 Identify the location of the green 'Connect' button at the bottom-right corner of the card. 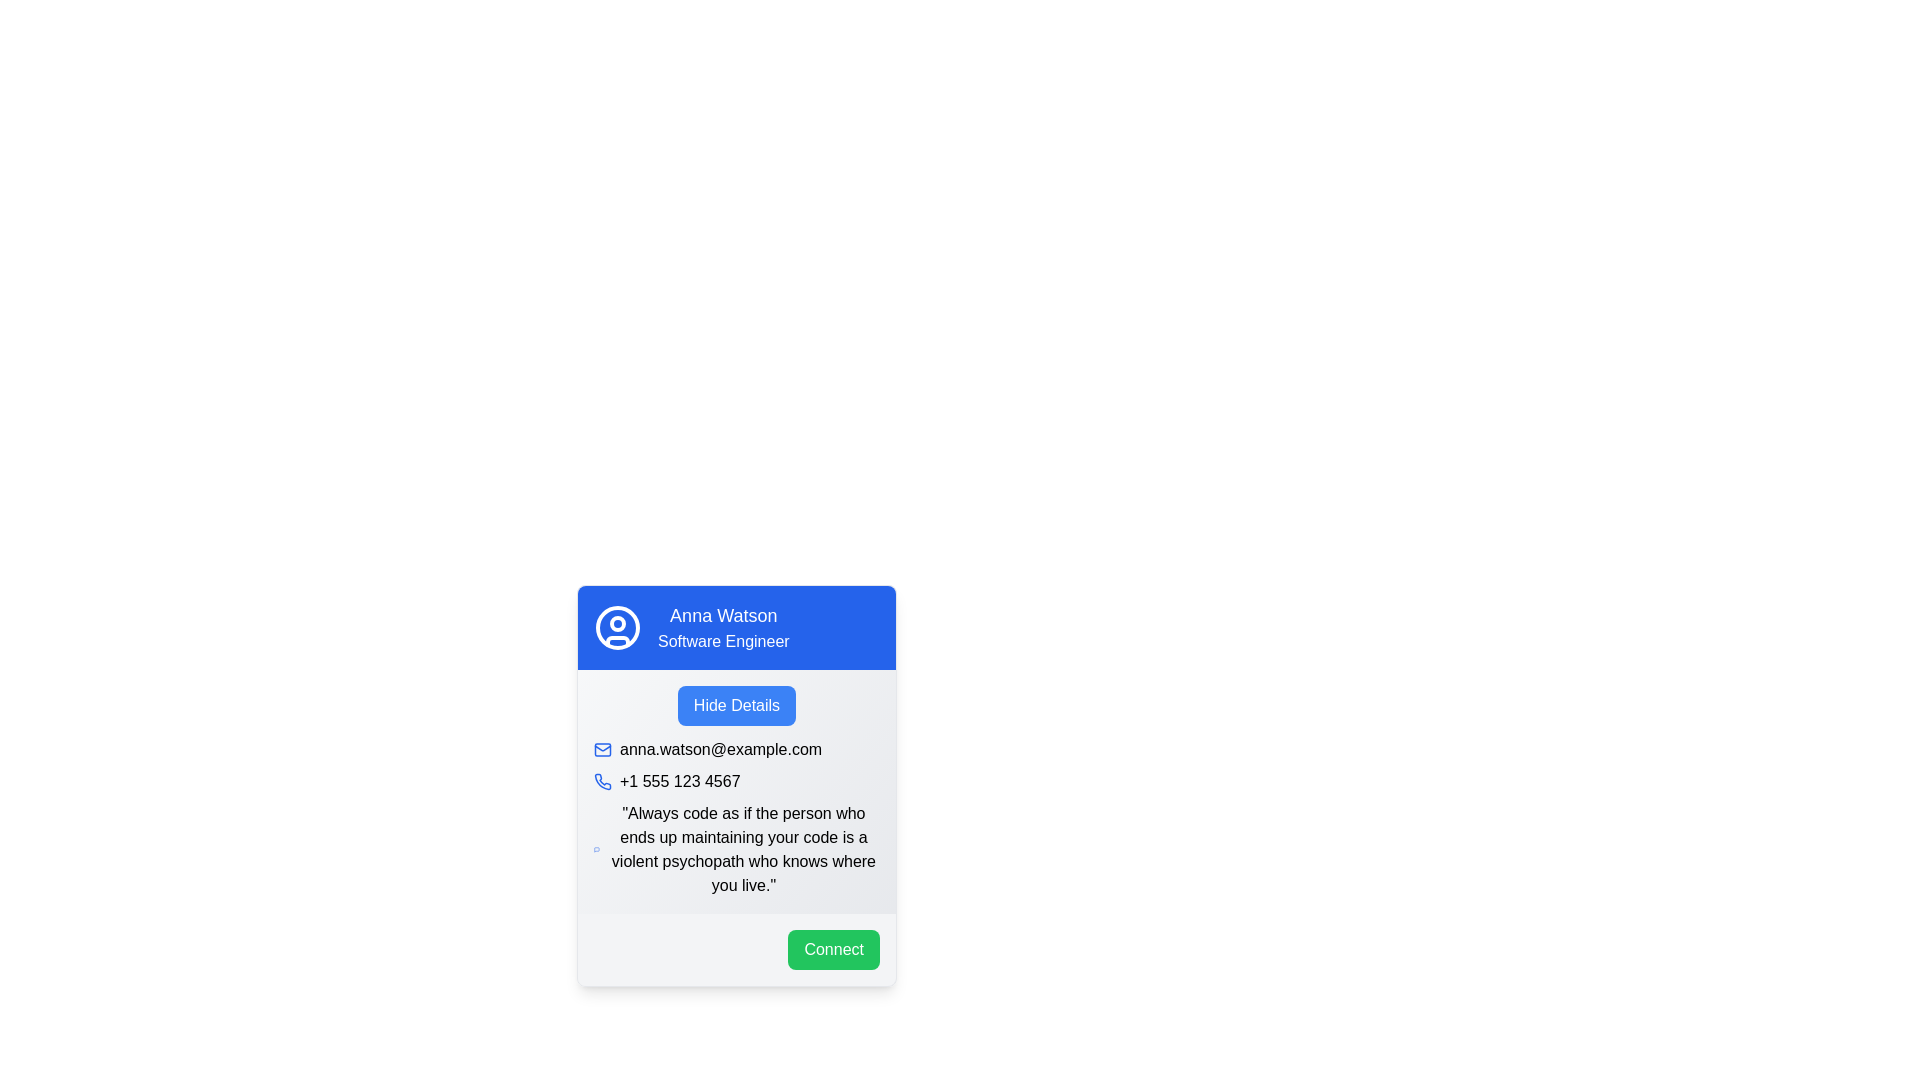
(834, 948).